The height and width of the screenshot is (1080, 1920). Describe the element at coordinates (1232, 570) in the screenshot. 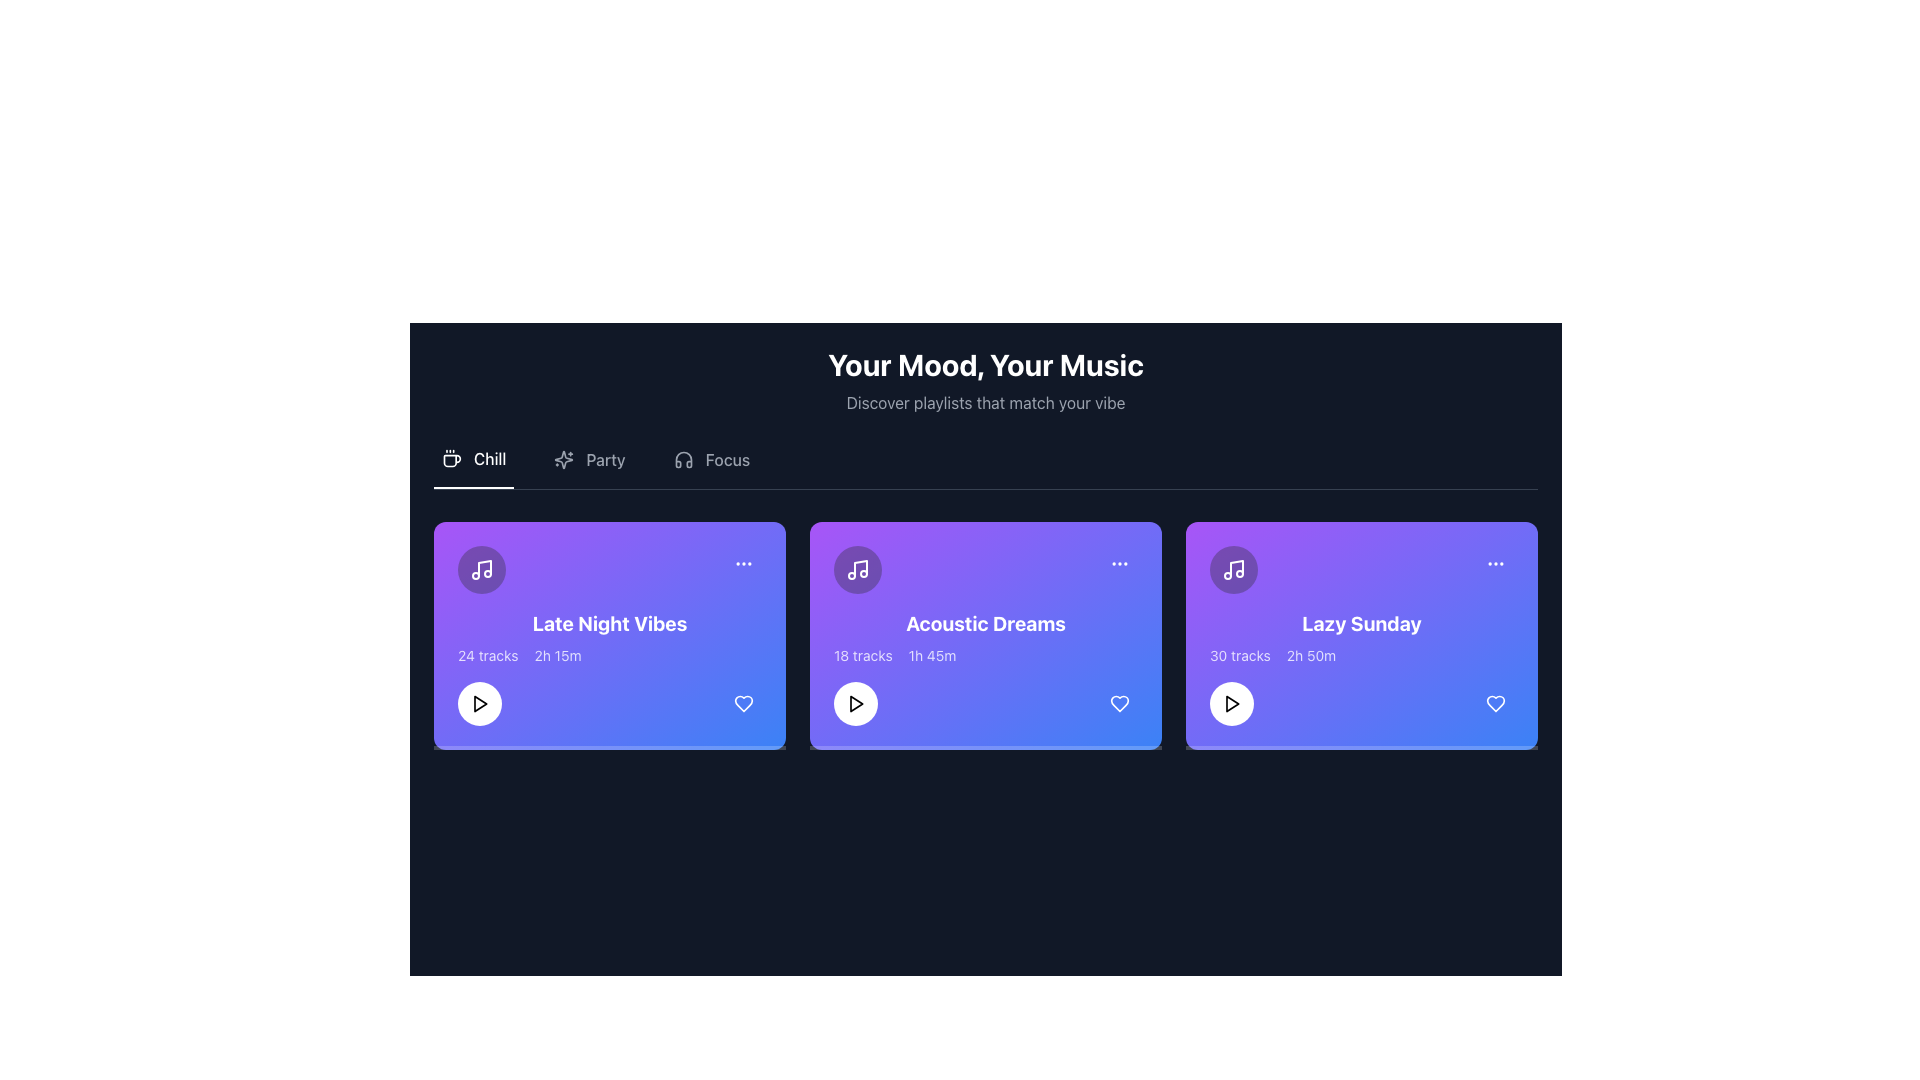

I see `the music icon located on the 'Lazy Sunday' playlist card, which serves as a visual indicator for the playlist's theme, positioned at the far-right among the three cards` at that location.